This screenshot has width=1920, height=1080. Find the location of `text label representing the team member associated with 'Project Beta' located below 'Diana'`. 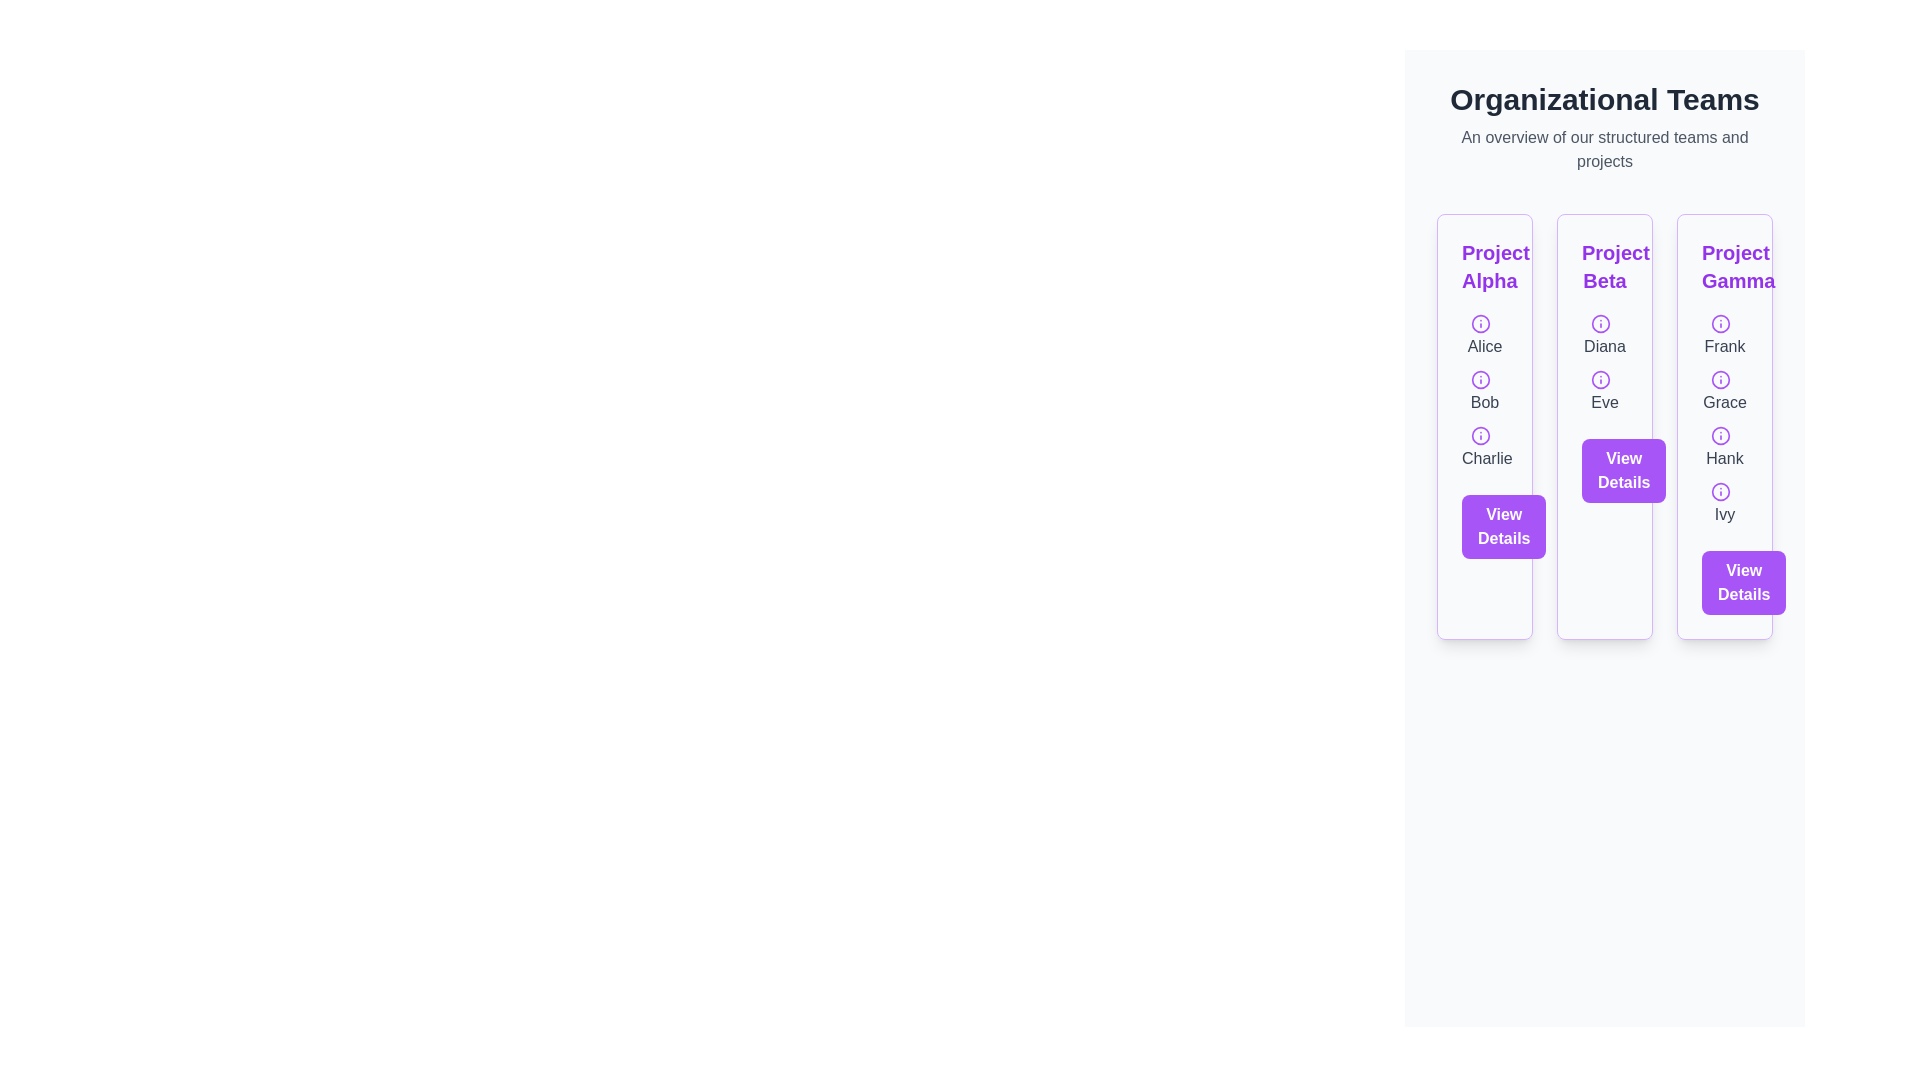

text label representing the team member associated with 'Project Beta' located below 'Diana' is located at coordinates (1604, 390).